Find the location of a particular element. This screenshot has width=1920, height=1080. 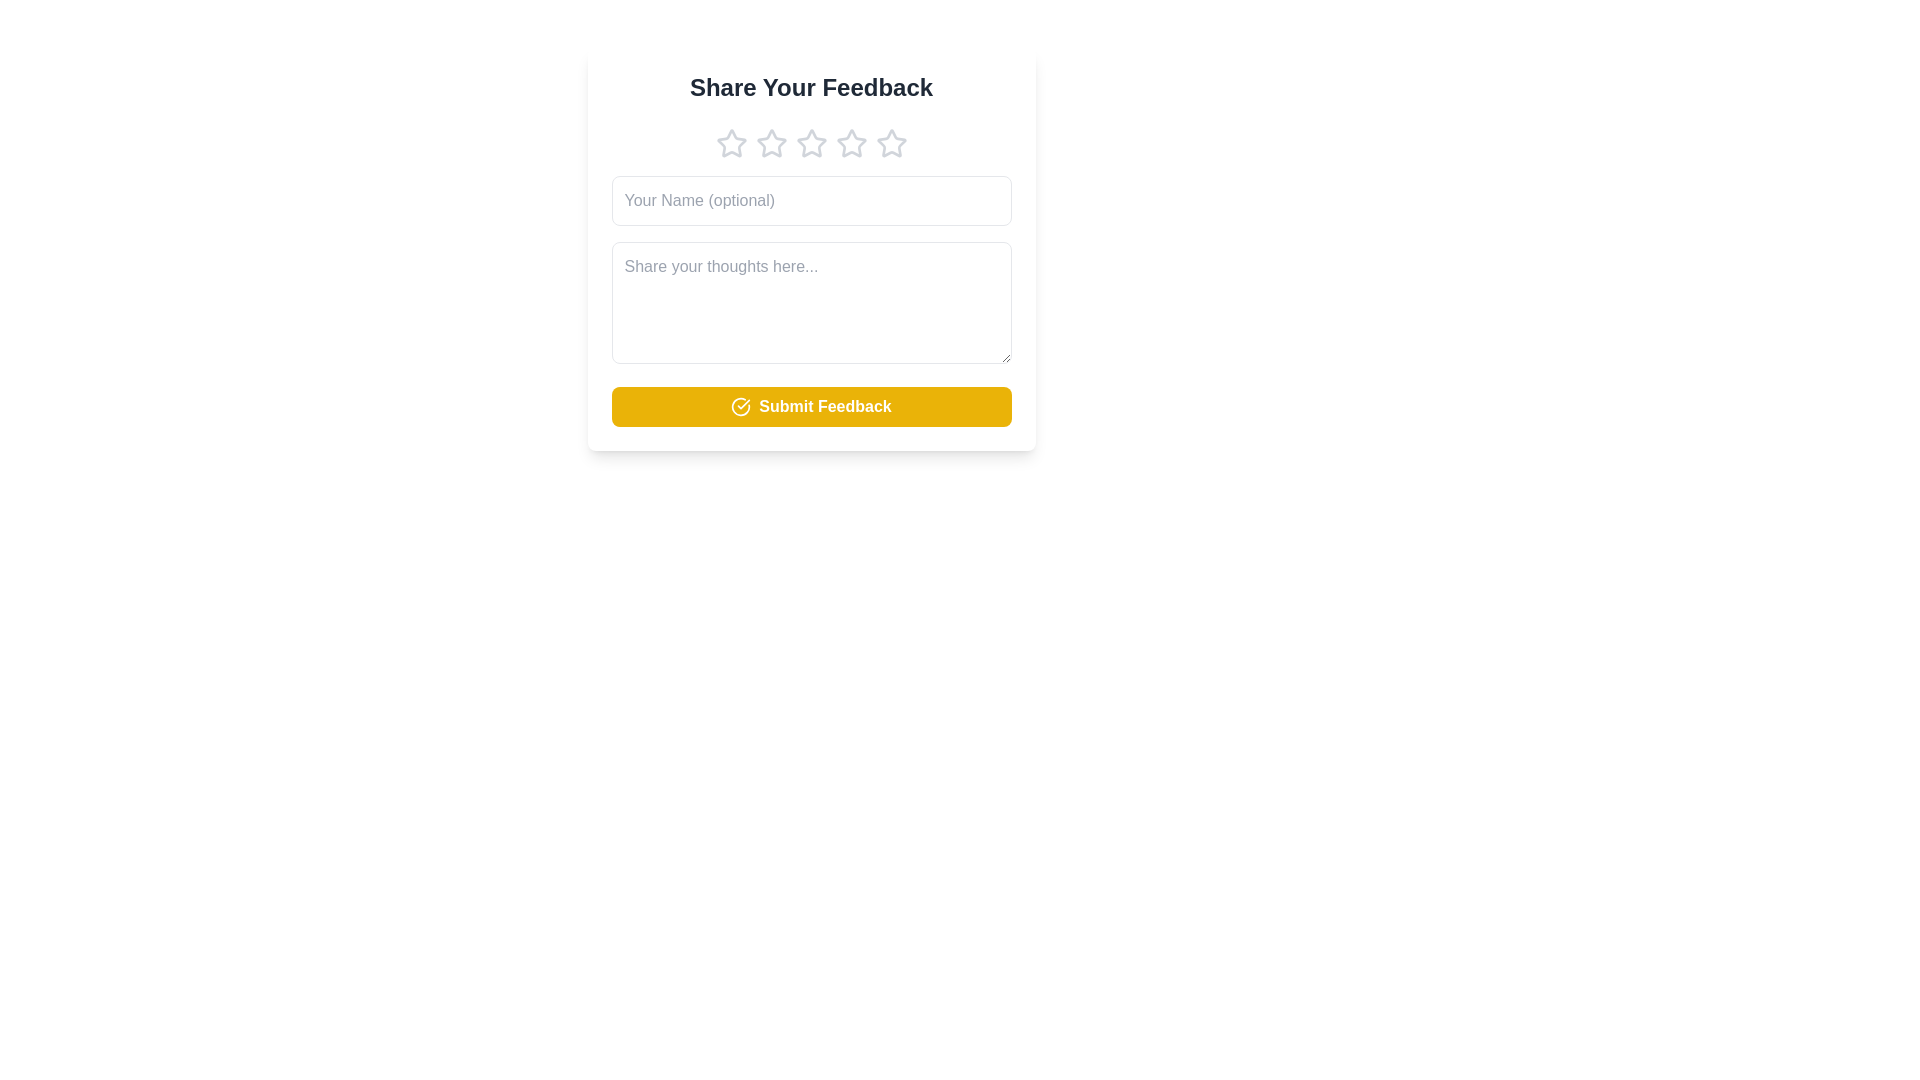

the fourth star icon in the row of rating stars beneath the 'Share Your Feedback' header is located at coordinates (851, 142).